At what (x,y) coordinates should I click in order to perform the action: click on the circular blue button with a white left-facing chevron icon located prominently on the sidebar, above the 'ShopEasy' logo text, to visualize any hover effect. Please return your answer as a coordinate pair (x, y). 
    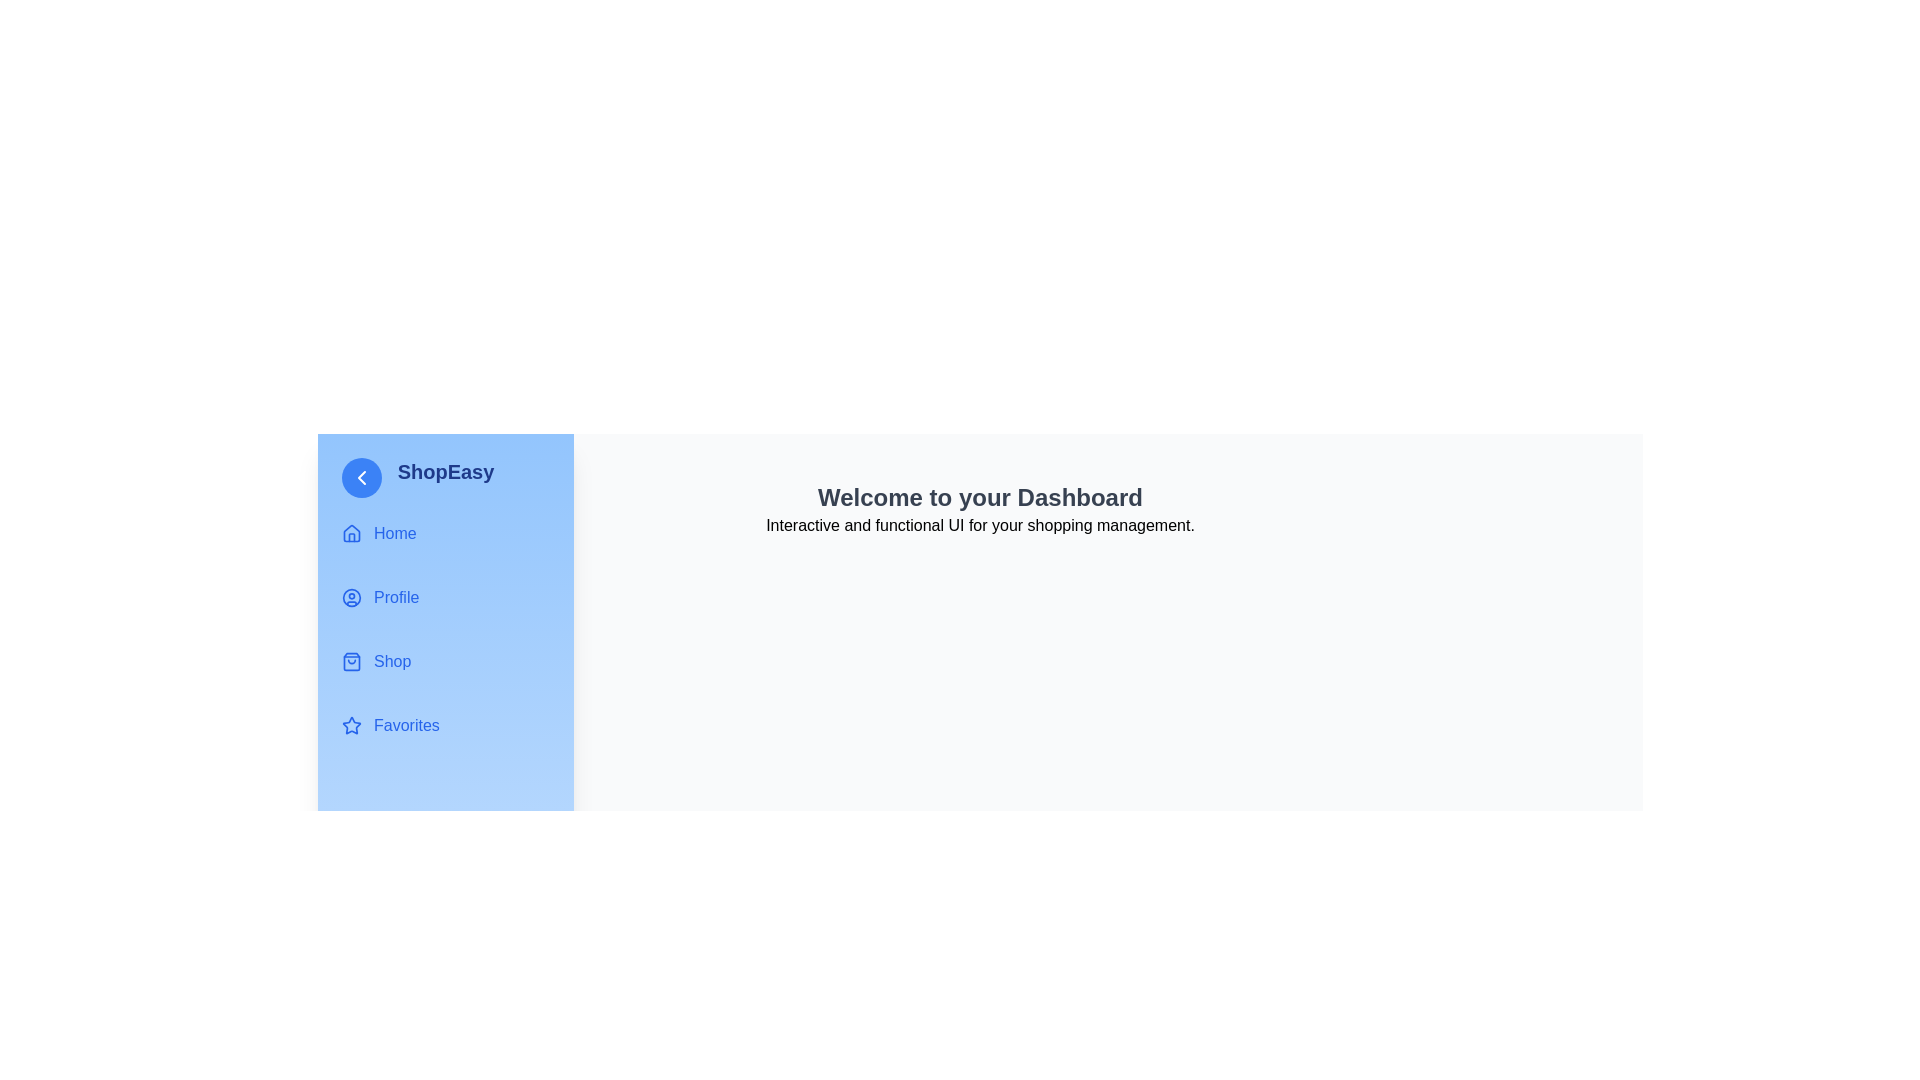
    Looking at the image, I should click on (361, 478).